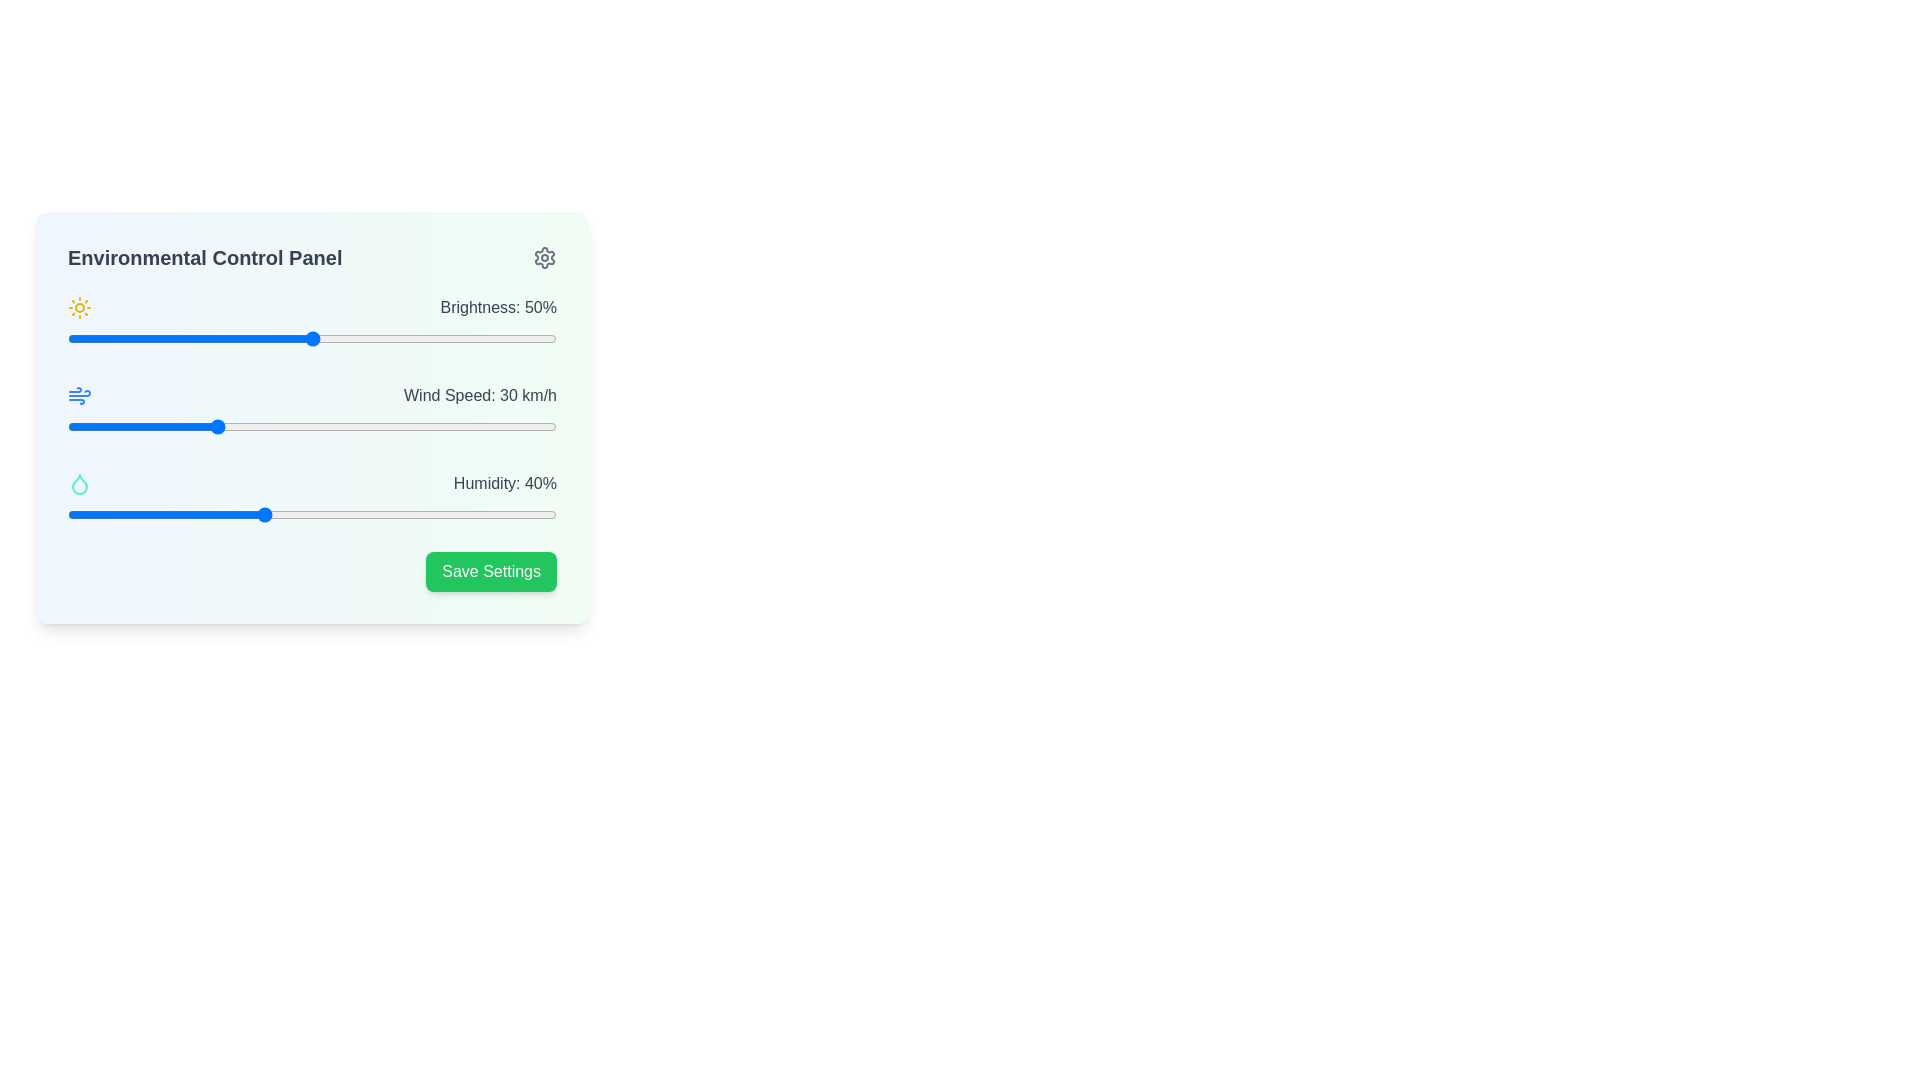 This screenshot has height=1080, width=1920. Describe the element at coordinates (311, 426) in the screenshot. I see `the knob of the wind speed slider` at that location.